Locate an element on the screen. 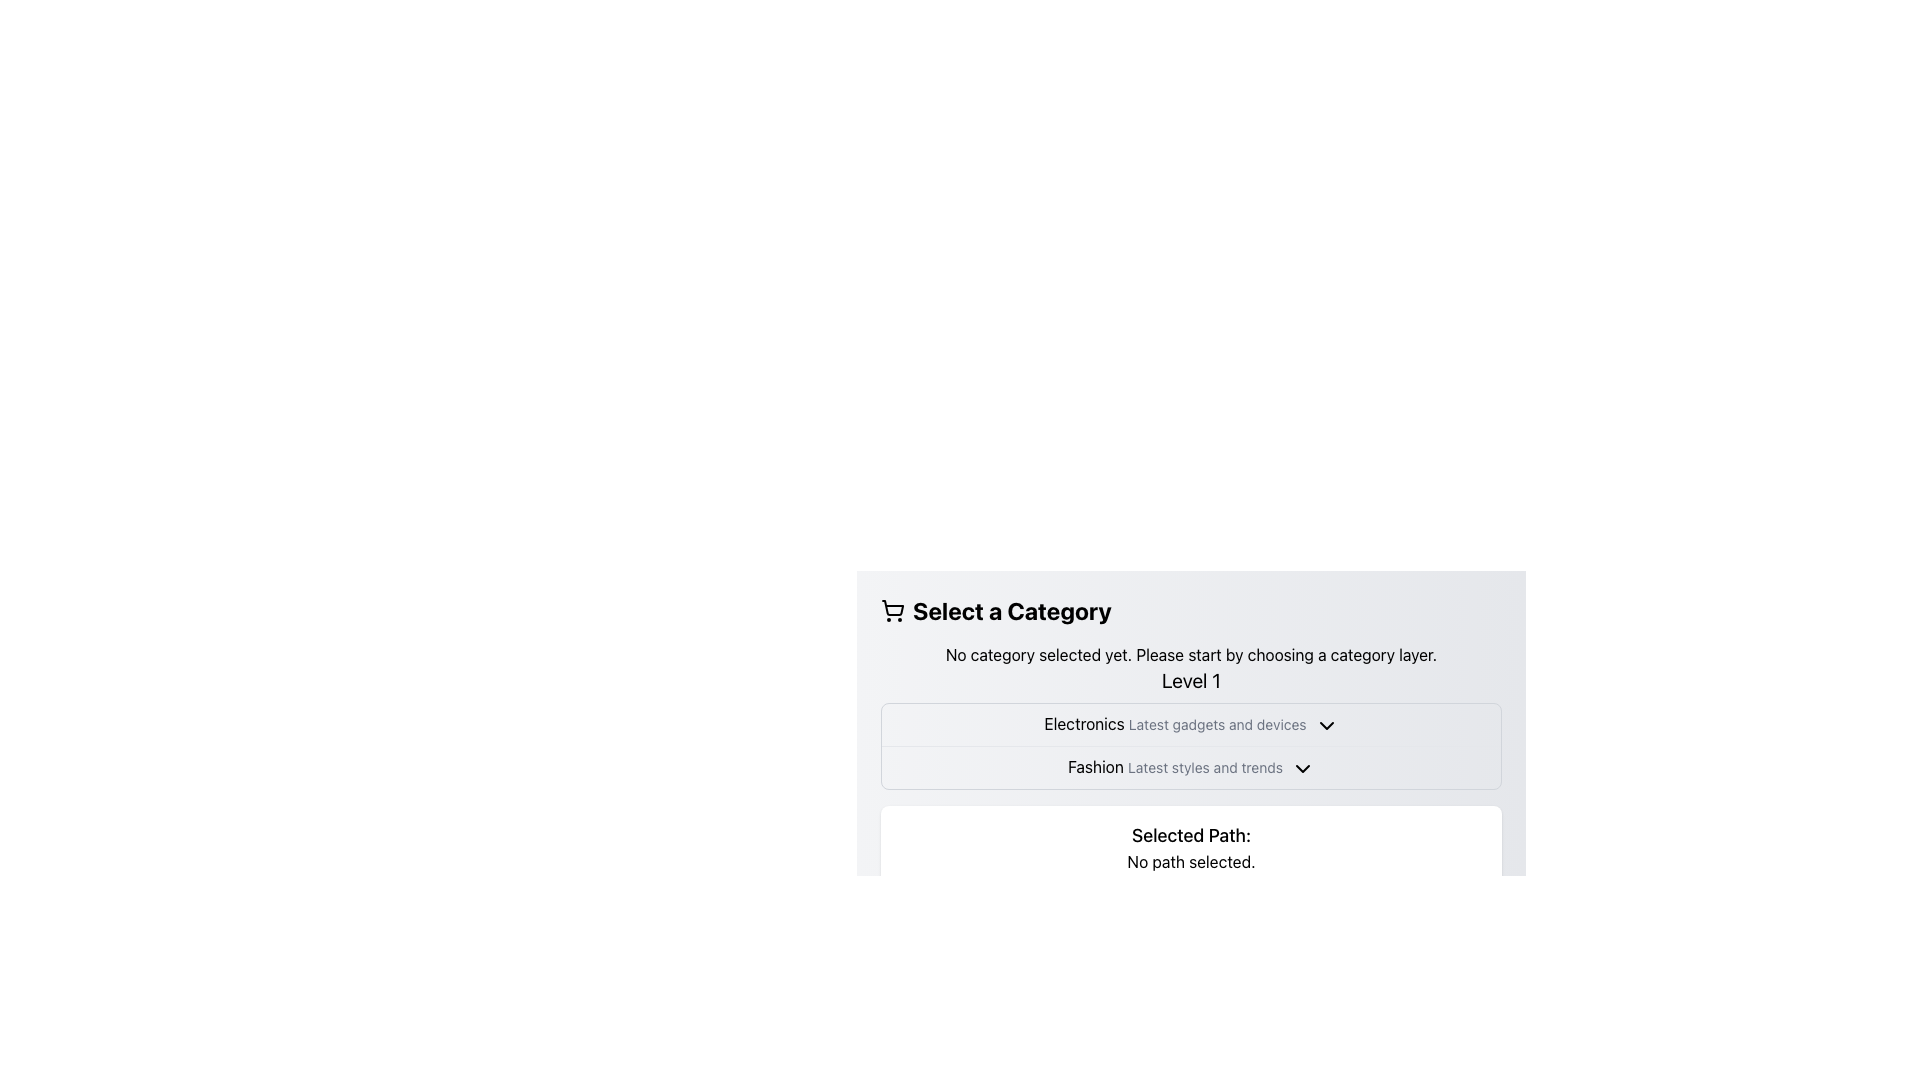  the 'Electronics' Dropdown category label is located at coordinates (1191, 724).